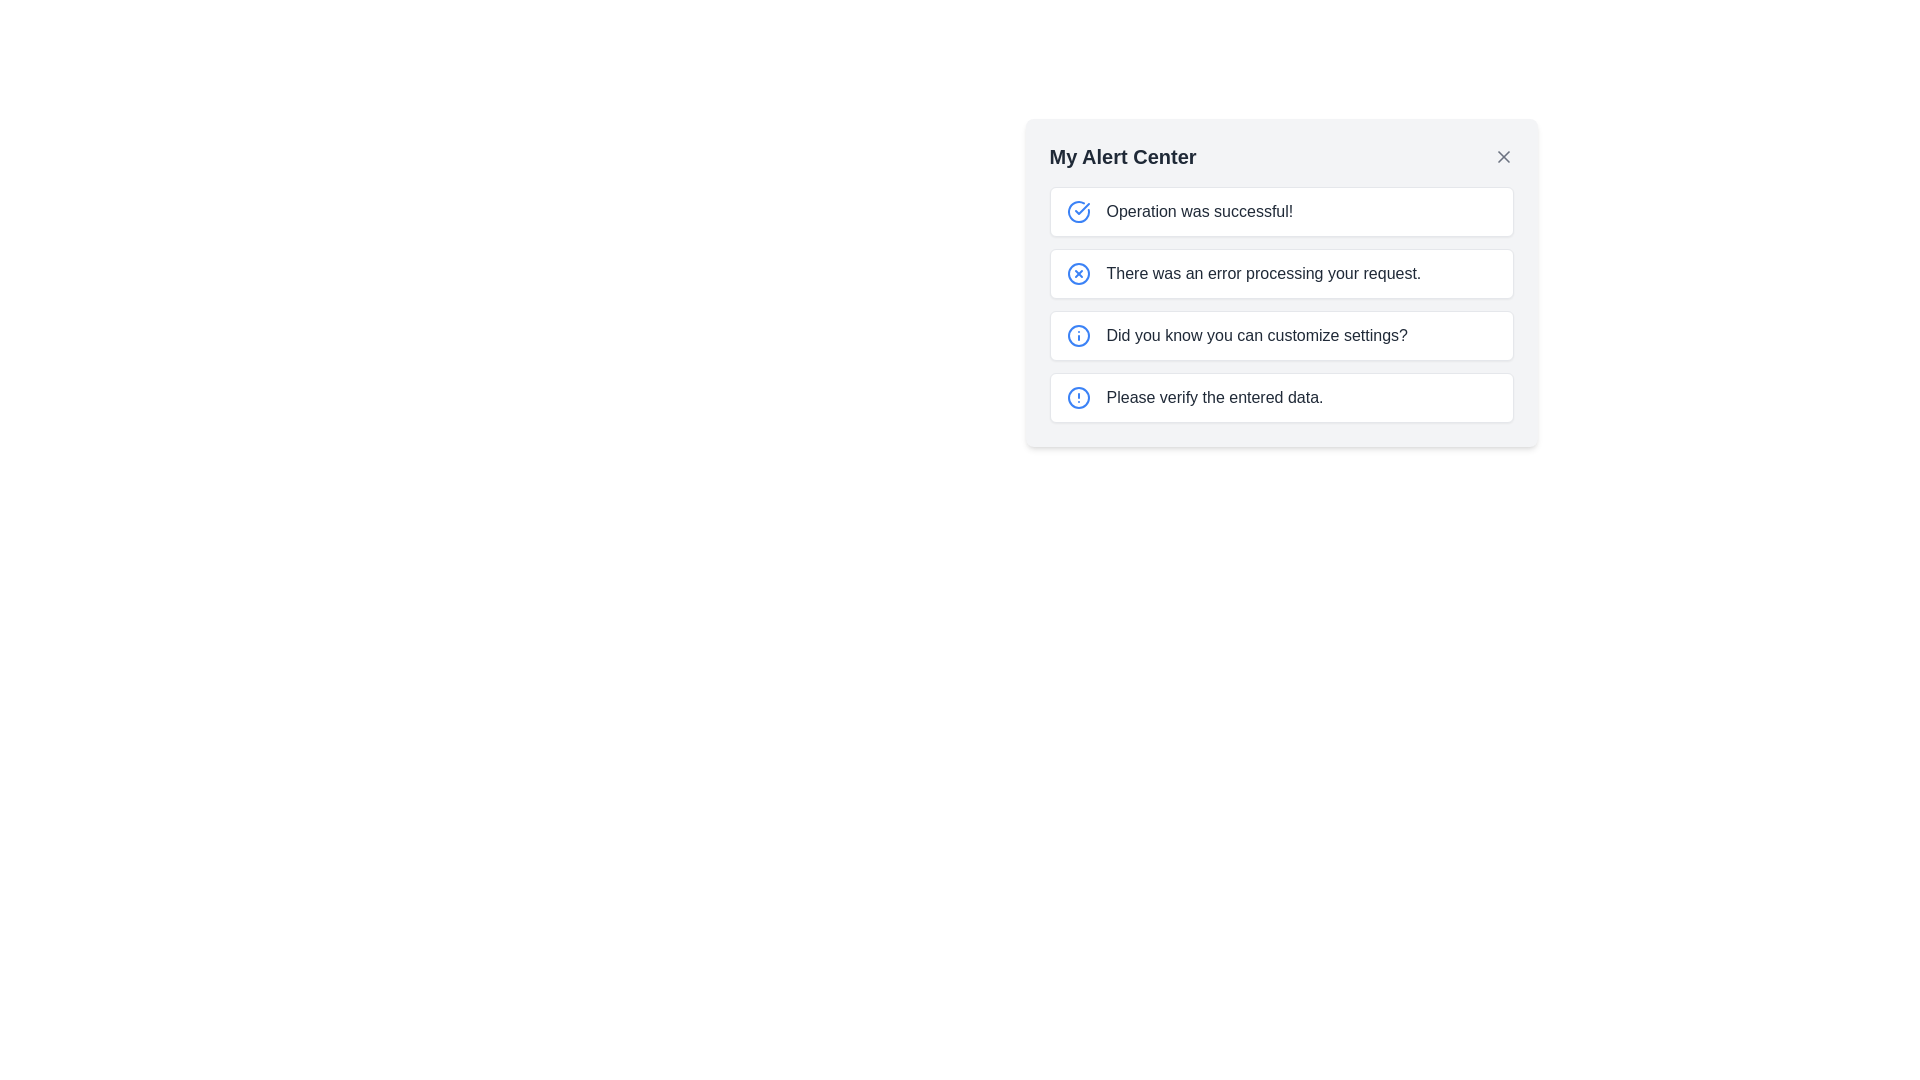  Describe the element at coordinates (1077, 334) in the screenshot. I see `the circular element with a blue border and white background, which is centrally positioned within the information icon in the third item of the 'My Alert Center' section` at that location.